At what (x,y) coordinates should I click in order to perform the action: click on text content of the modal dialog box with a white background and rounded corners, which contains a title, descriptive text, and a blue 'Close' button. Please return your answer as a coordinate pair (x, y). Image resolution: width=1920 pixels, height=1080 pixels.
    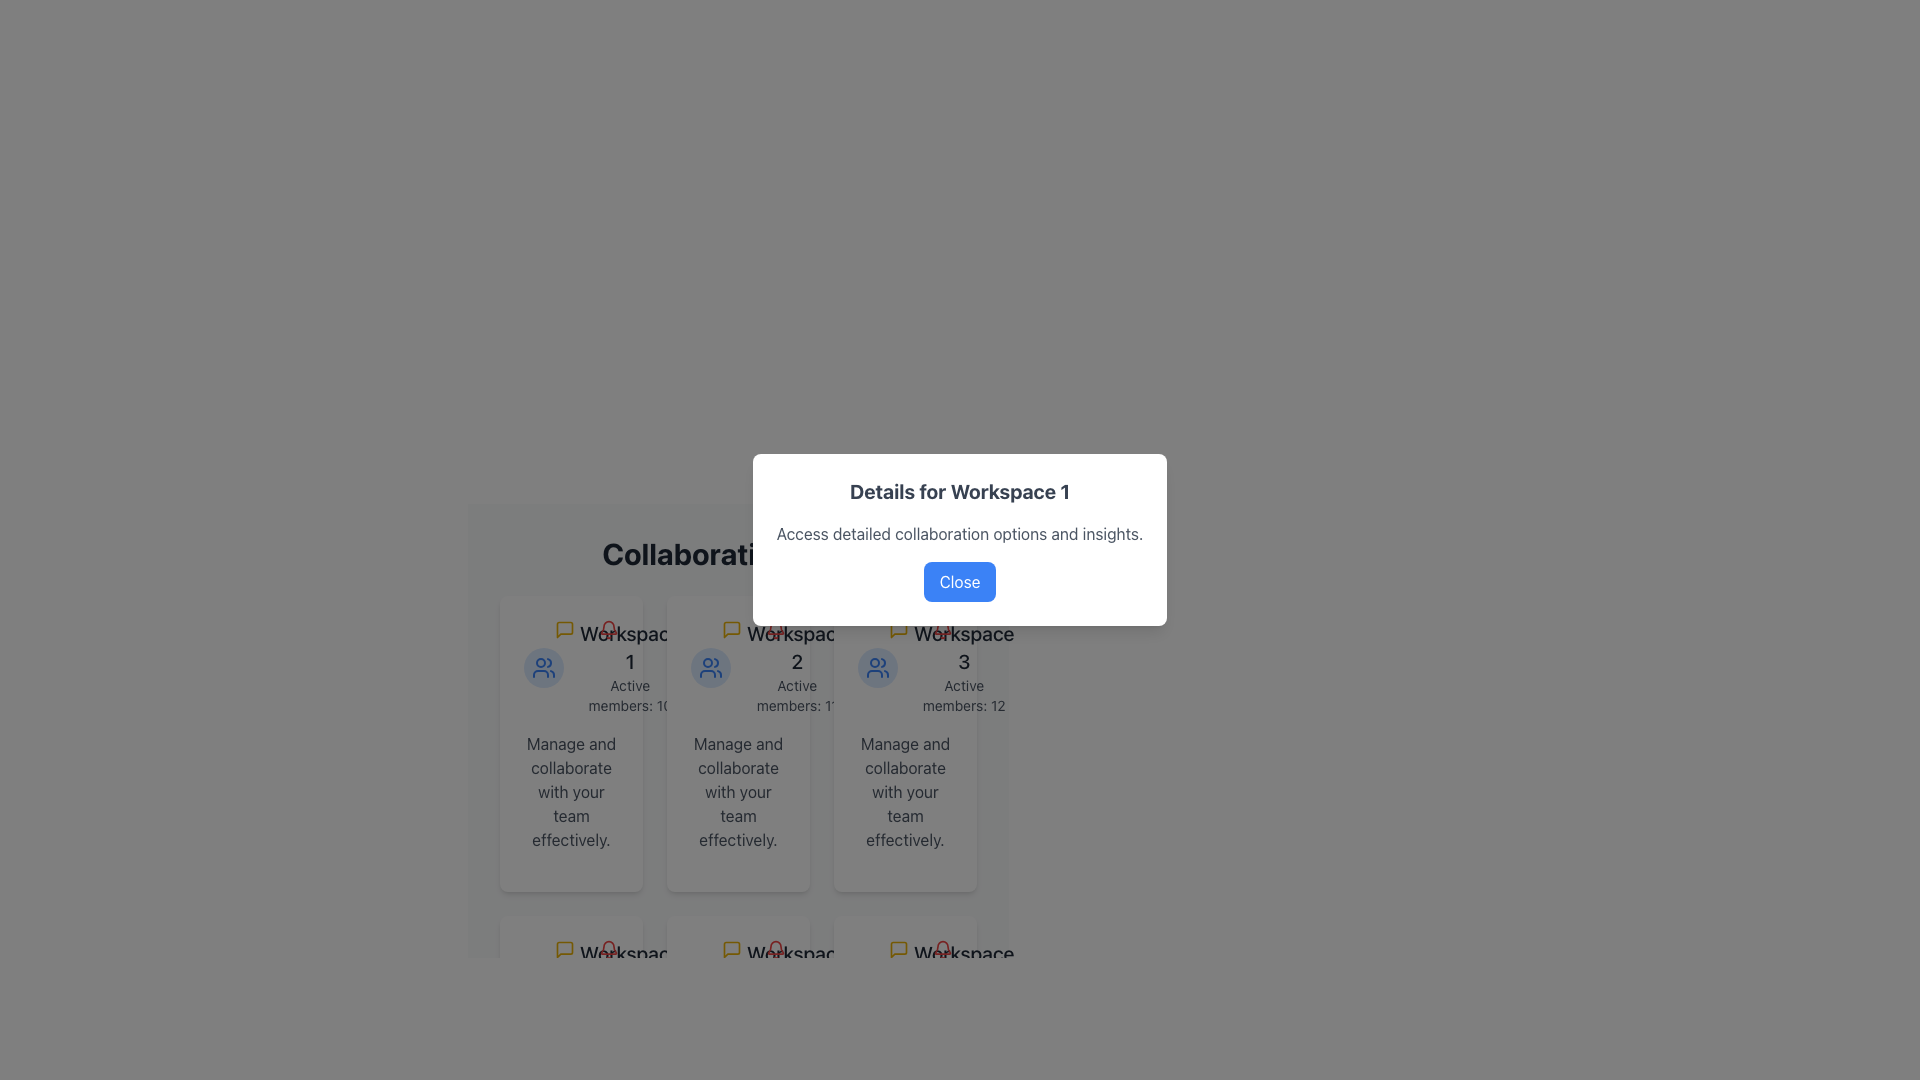
    Looking at the image, I should click on (960, 540).